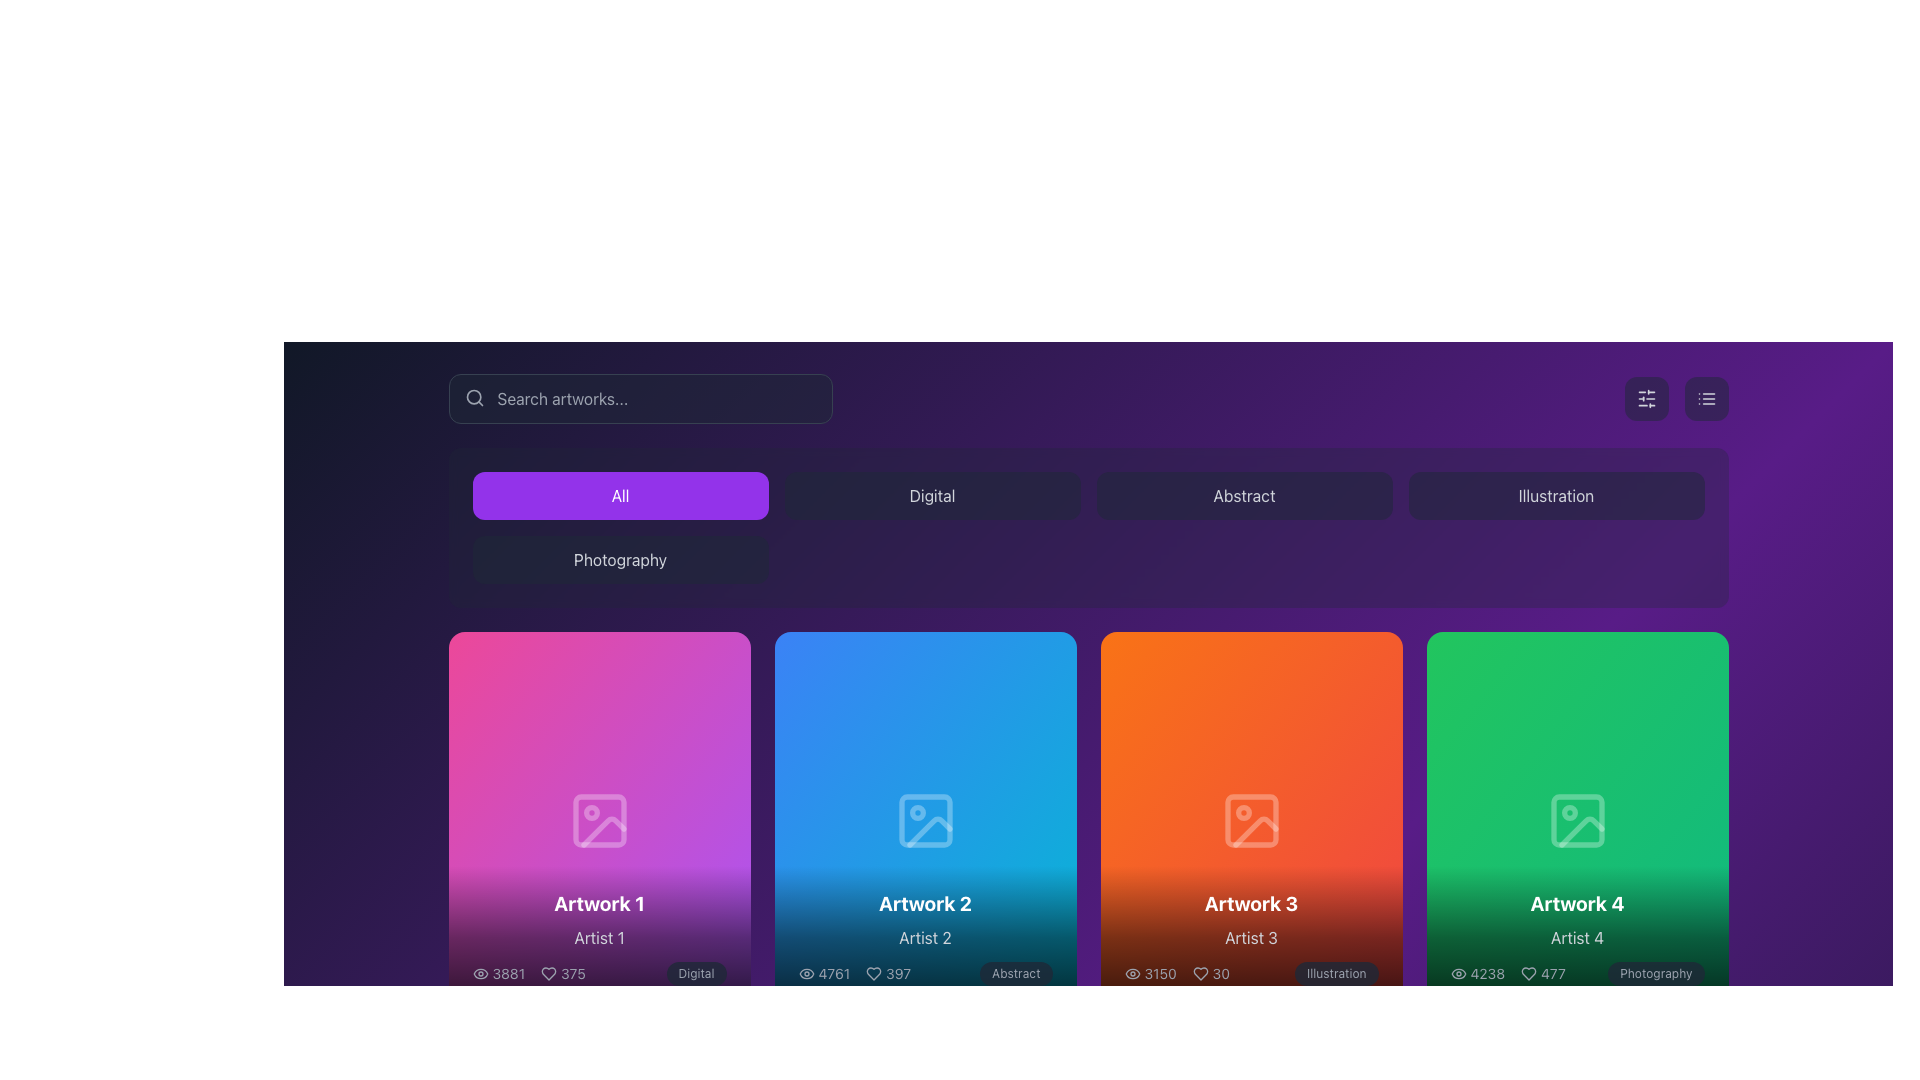 This screenshot has height=1080, width=1920. I want to click on the heart-shaped icon for Artwork 2, located at the lower section of the card, to possibly see additional actions or animations, so click(874, 972).